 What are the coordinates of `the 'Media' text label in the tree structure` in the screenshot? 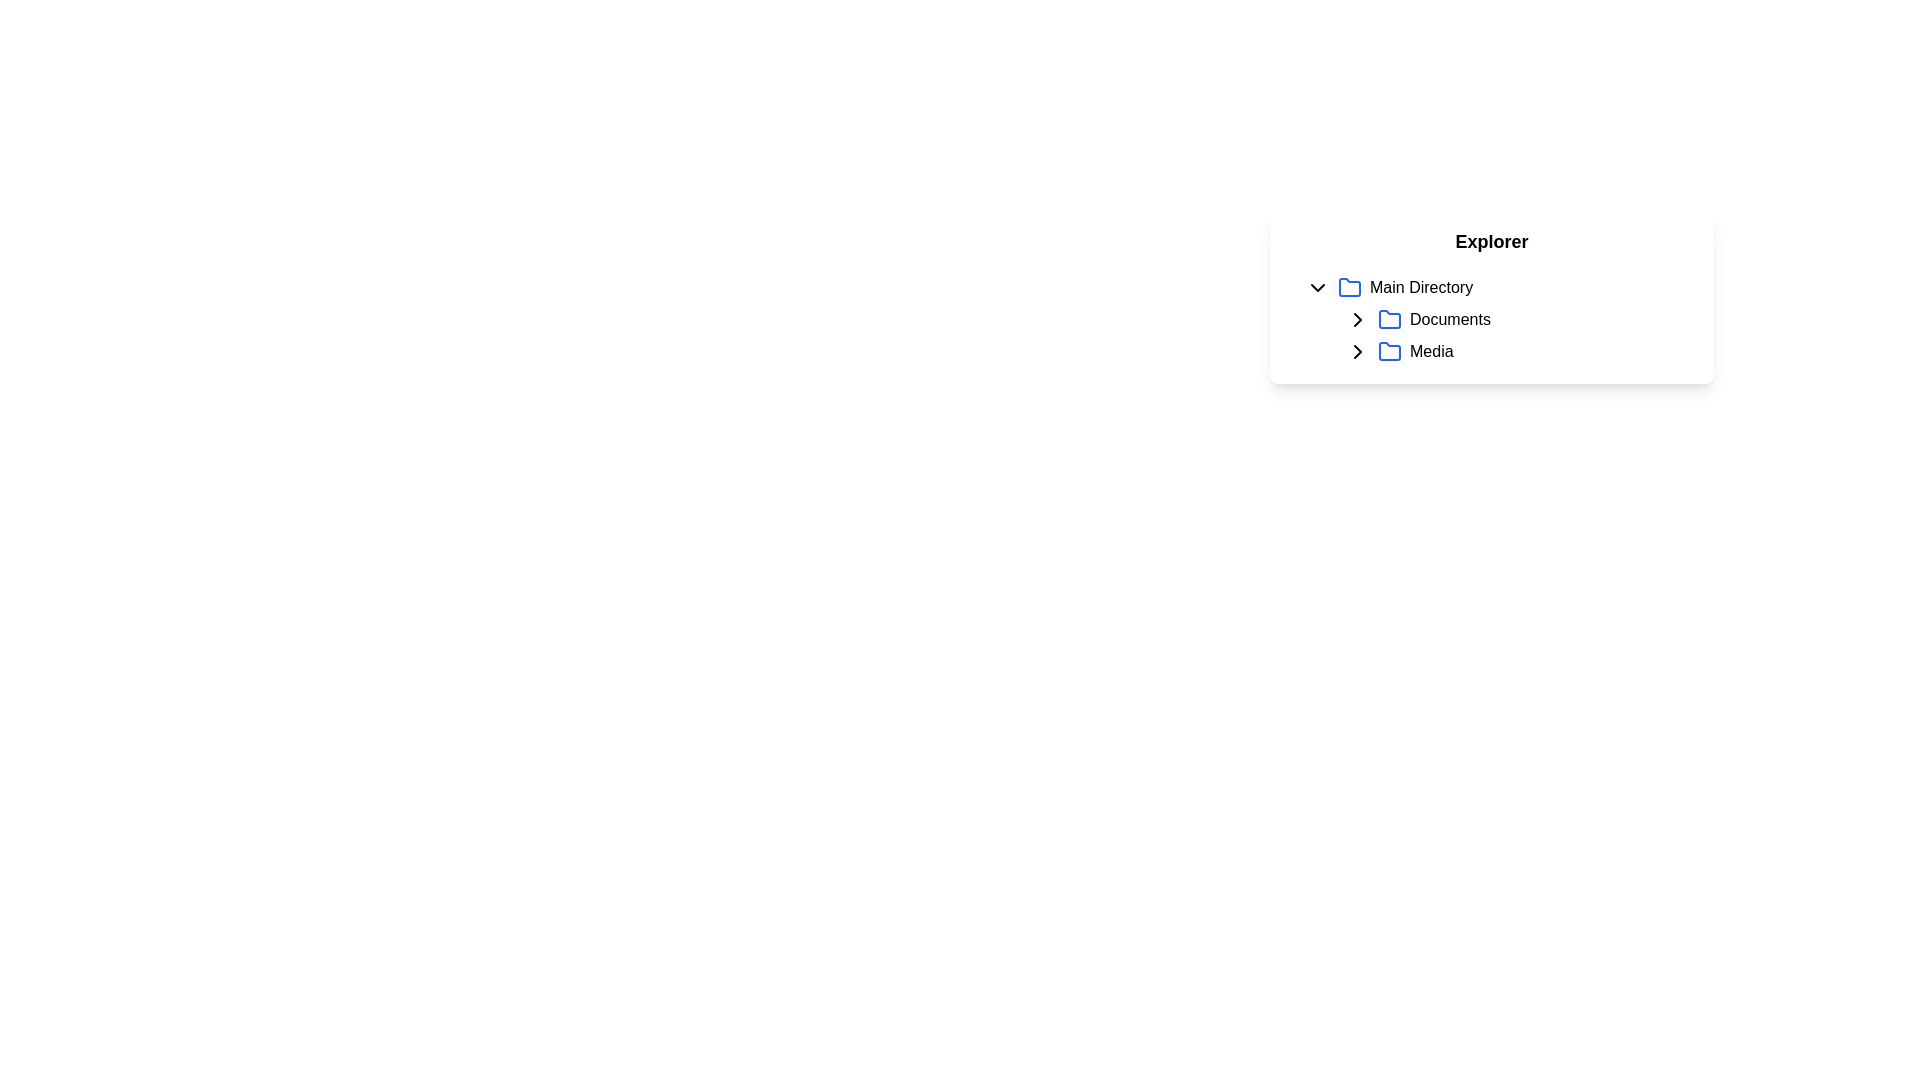 It's located at (1430, 350).